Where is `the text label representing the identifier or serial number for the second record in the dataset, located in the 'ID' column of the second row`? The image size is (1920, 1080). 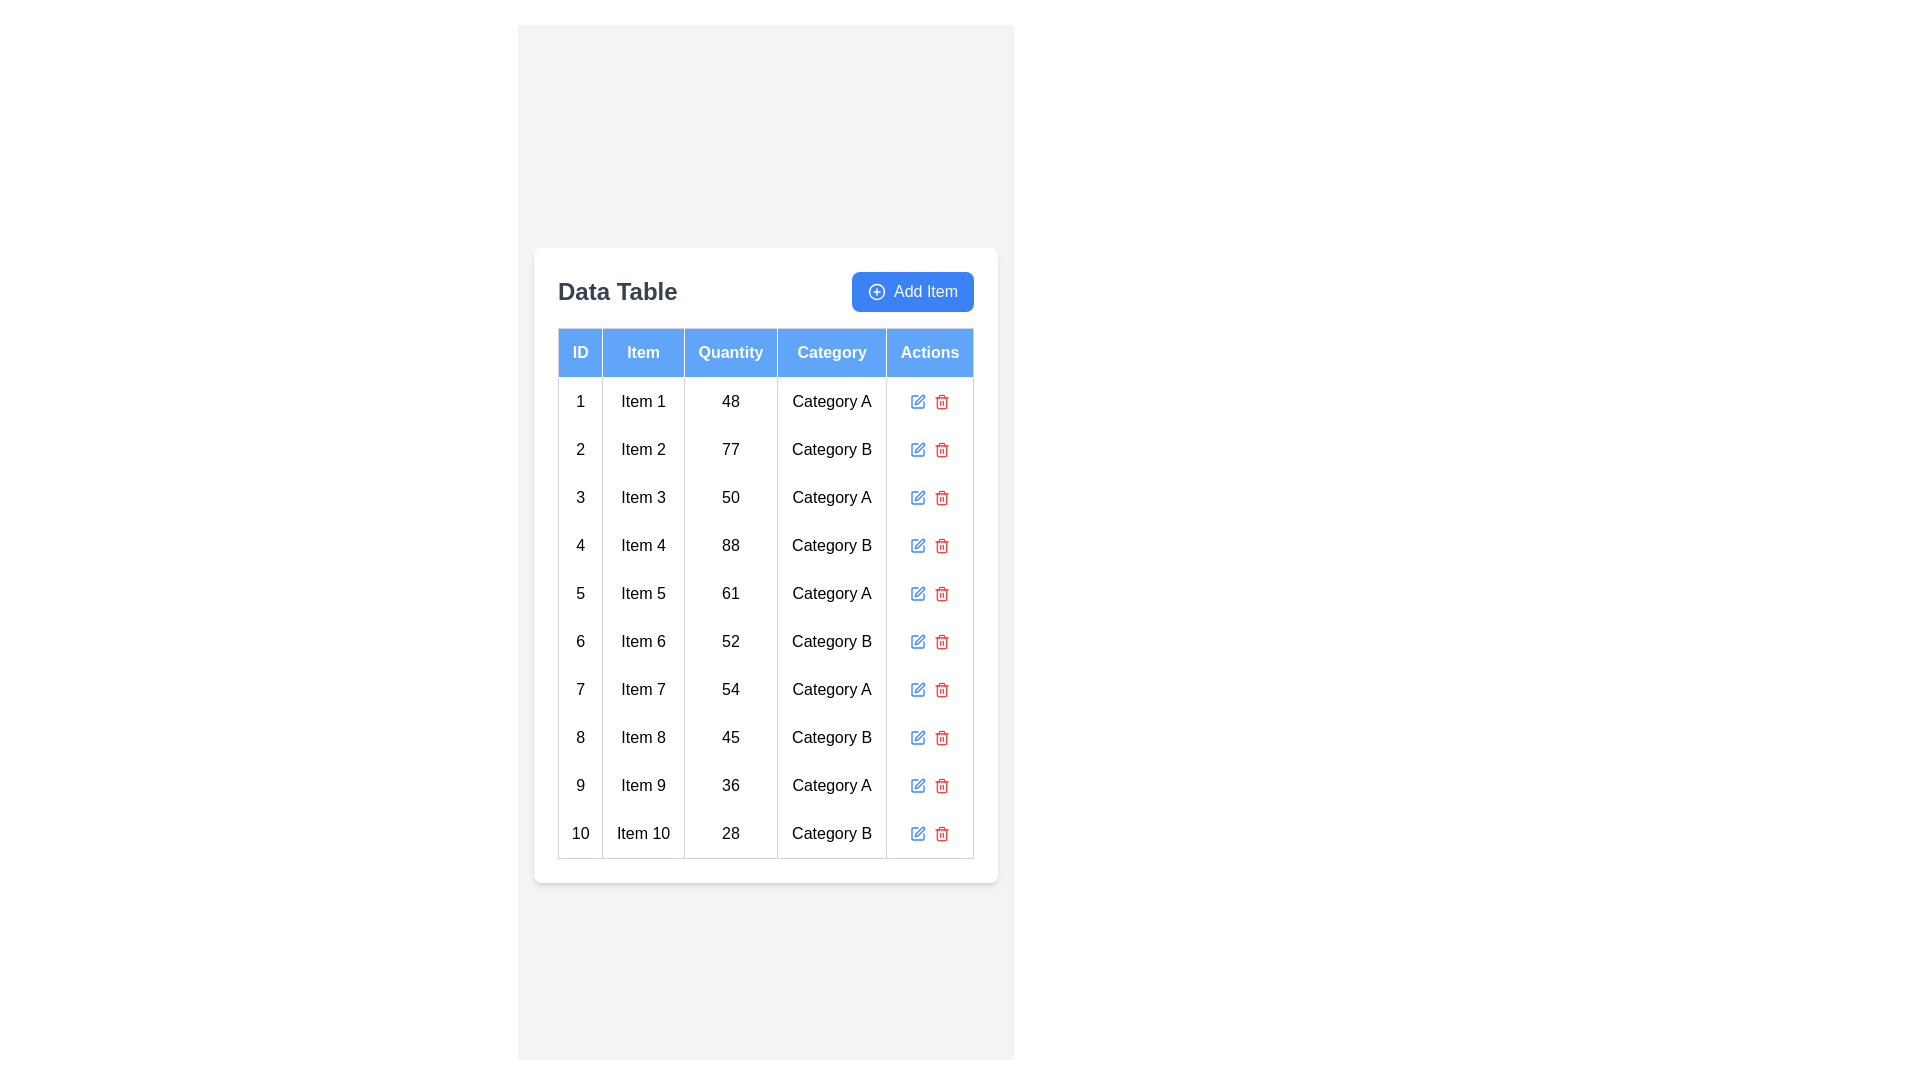 the text label representing the identifier or serial number for the second record in the dataset, located in the 'ID' column of the second row is located at coordinates (579, 448).